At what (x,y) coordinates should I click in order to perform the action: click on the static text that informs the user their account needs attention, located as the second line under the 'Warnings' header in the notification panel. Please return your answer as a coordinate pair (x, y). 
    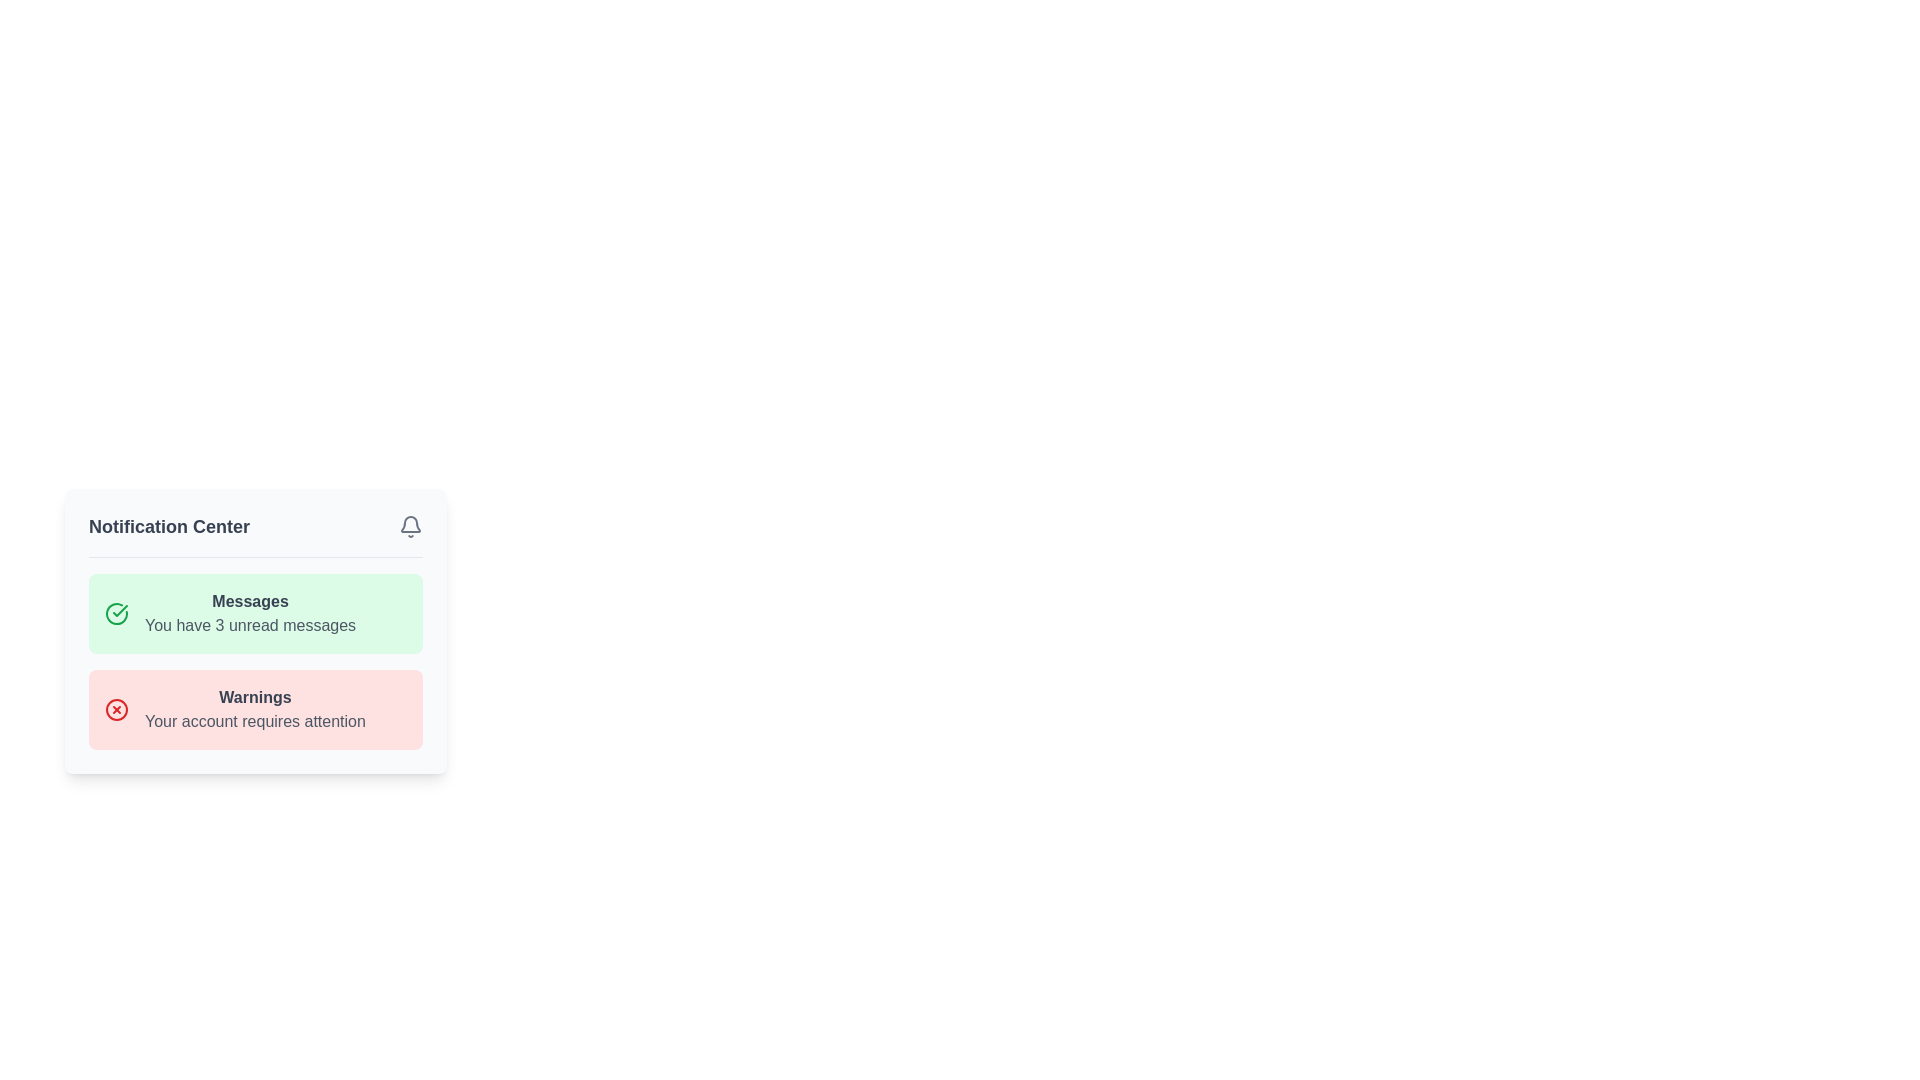
    Looking at the image, I should click on (254, 721).